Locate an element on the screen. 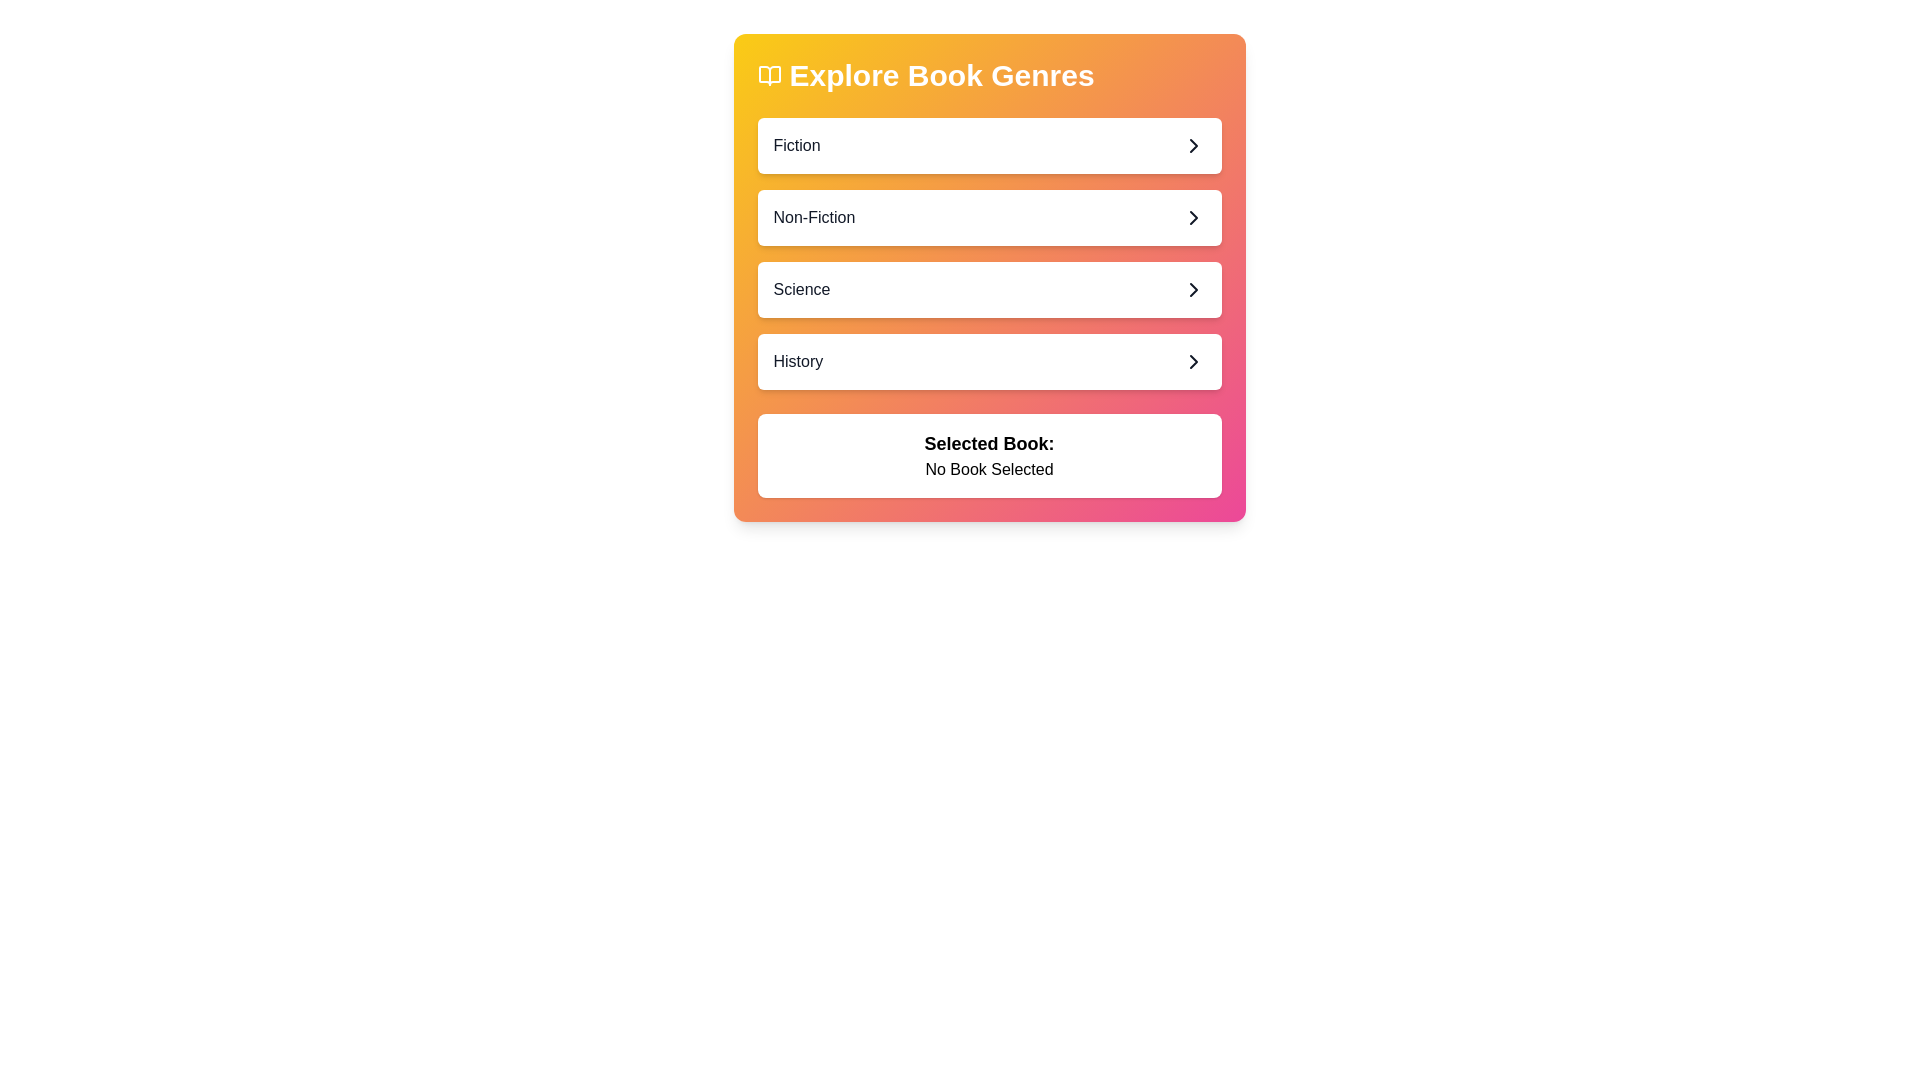 The height and width of the screenshot is (1080, 1920). the right-facing chevron icon located at the far right of the 'Science' row in the 'Explore Book Genres' section is located at coordinates (1193, 289).